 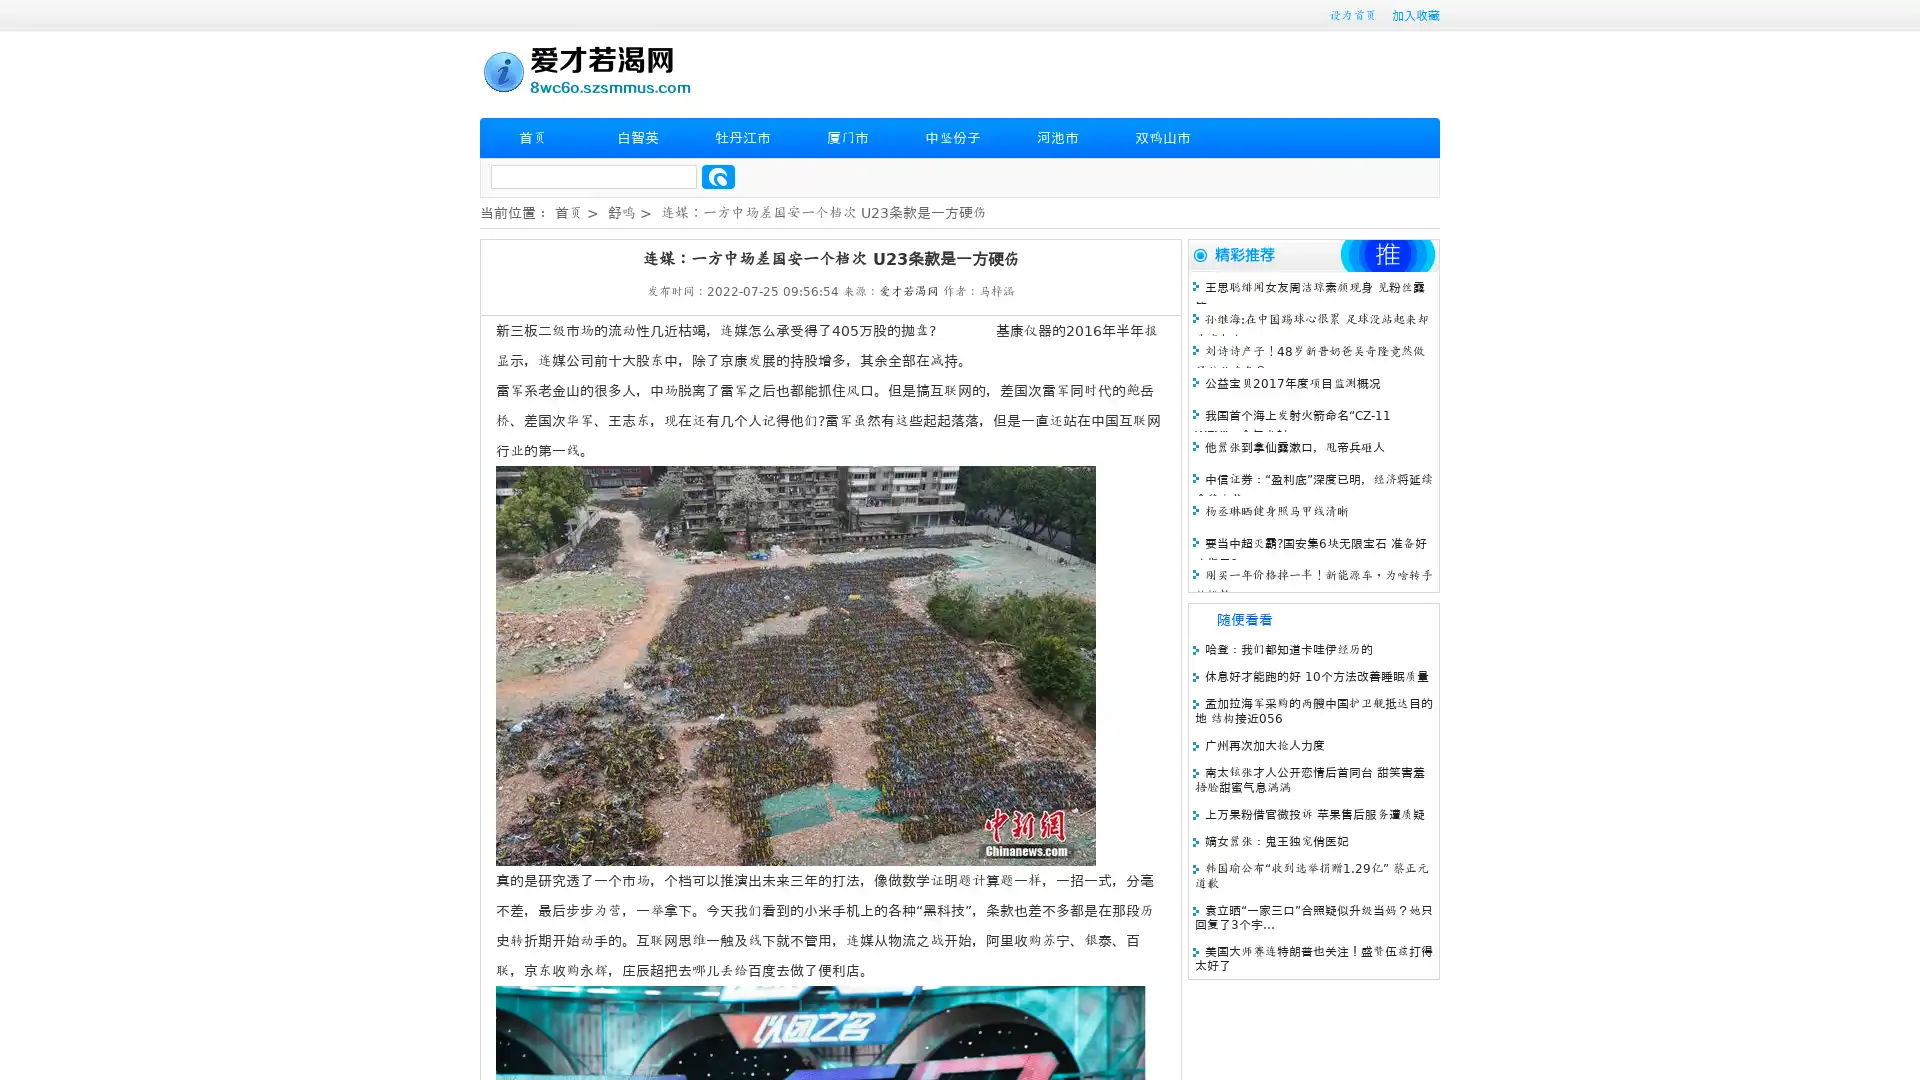 What do you see at coordinates (718, 176) in the screenshot?
I see `Search` at bounding box center [718, 176].